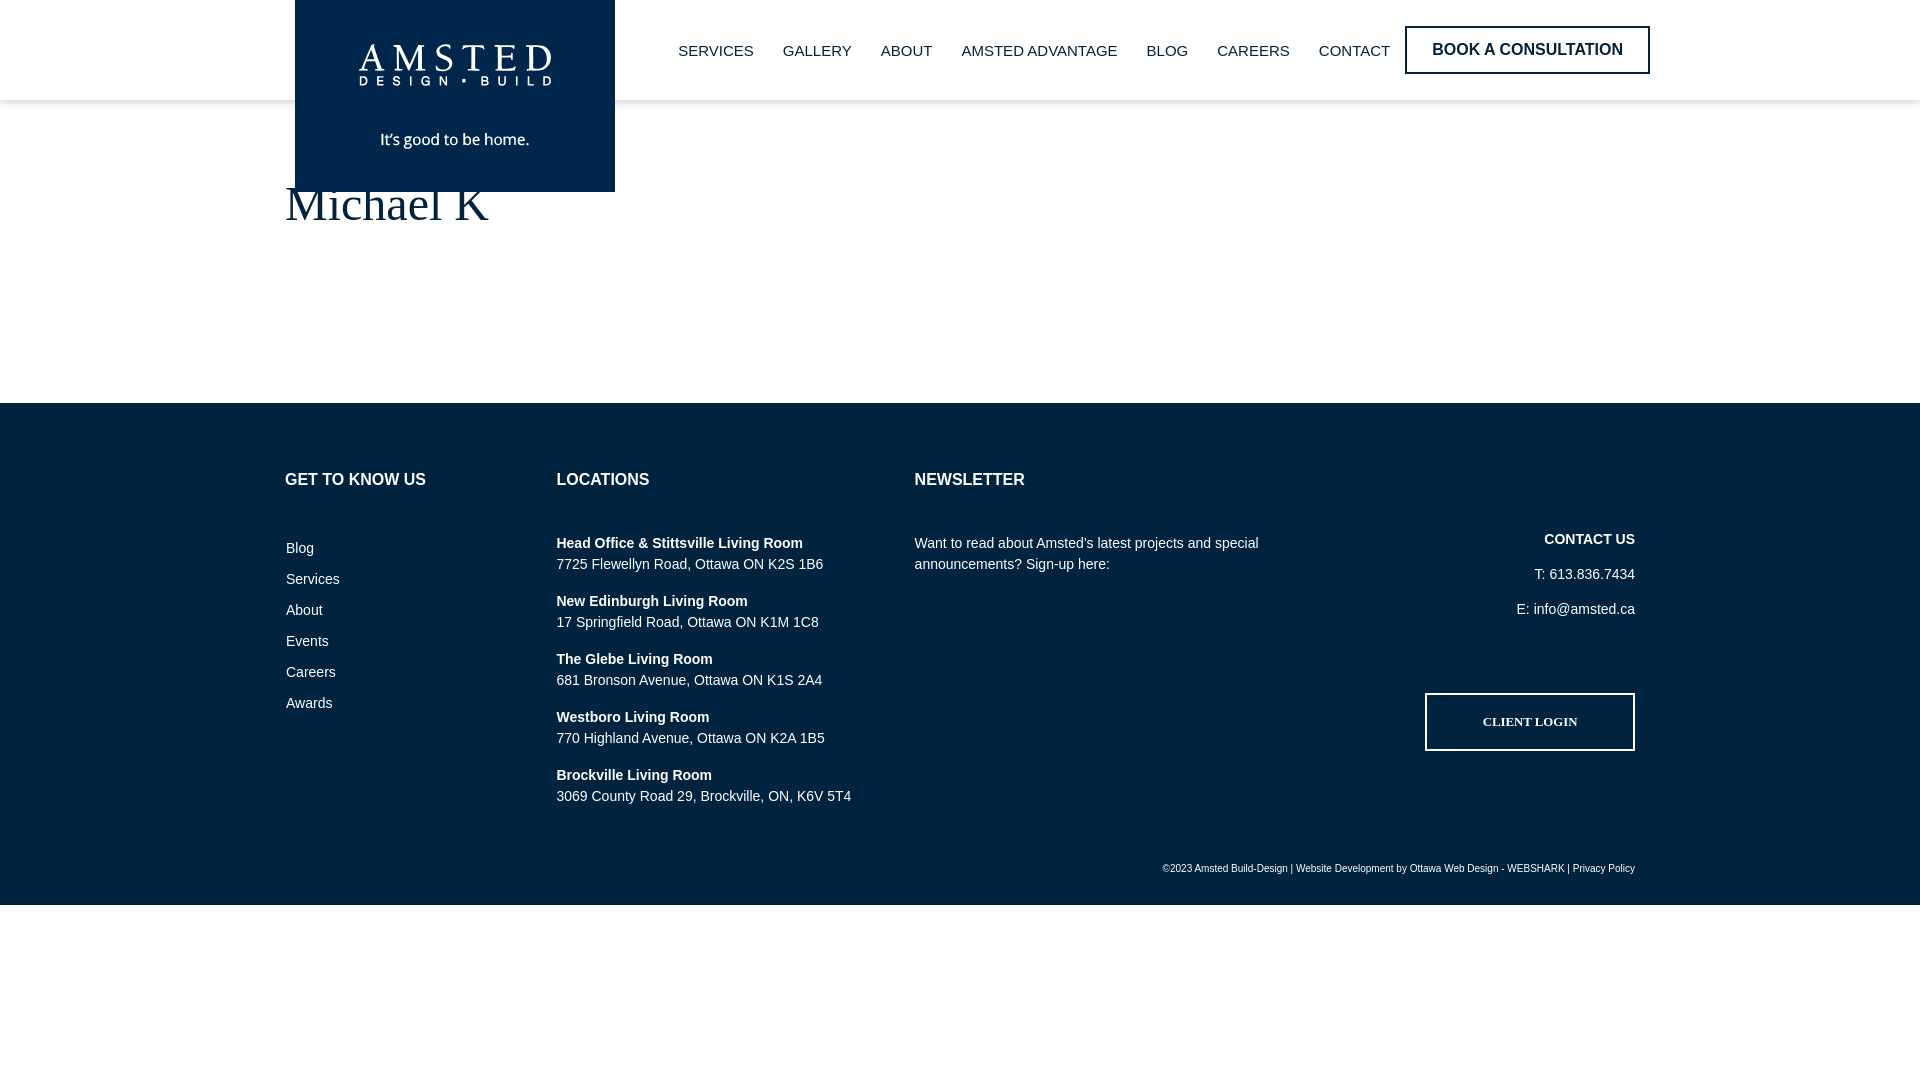 This screenshot has width=1920, height=1080. I want to click on 'Awards', so click(271, 701).